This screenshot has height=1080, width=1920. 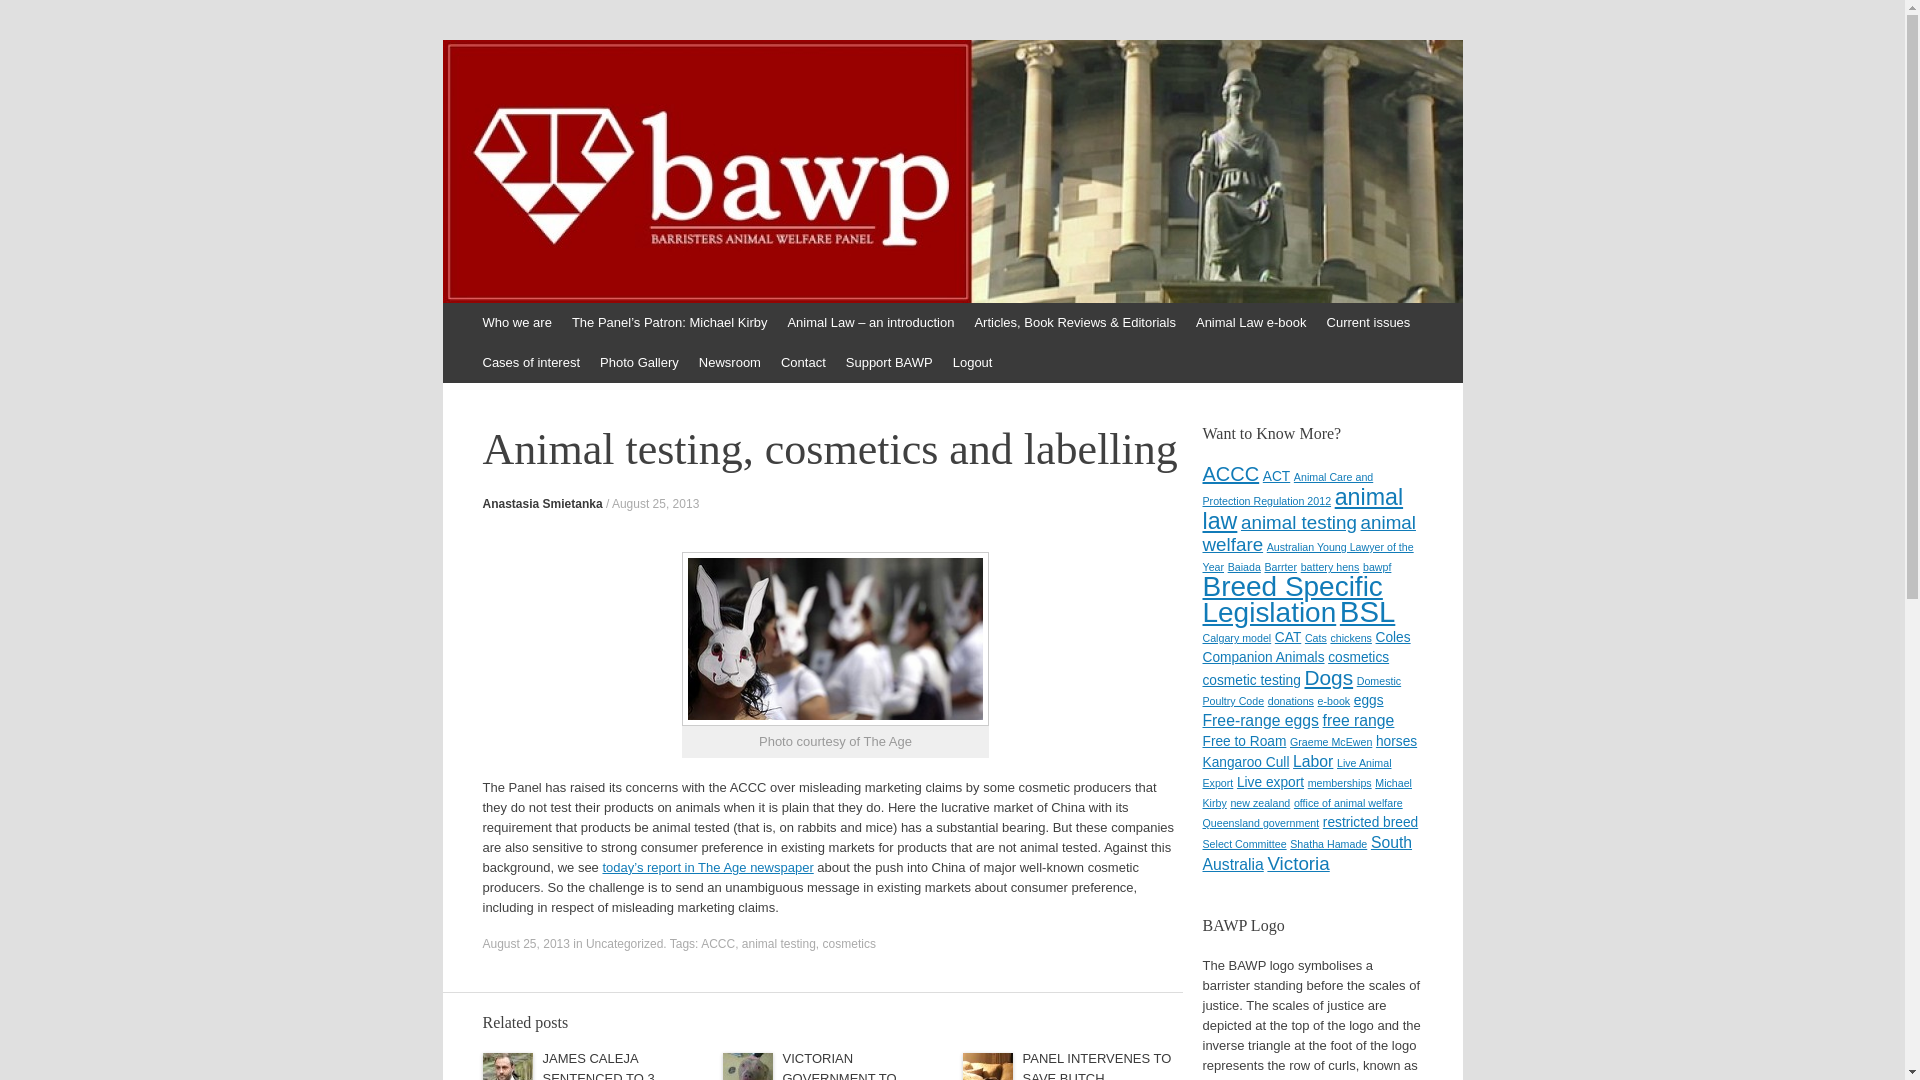 What do you see at coordinates (1350, 637) in the screenshot?
I see `'chickens'` at bounding box center [1350, 637].